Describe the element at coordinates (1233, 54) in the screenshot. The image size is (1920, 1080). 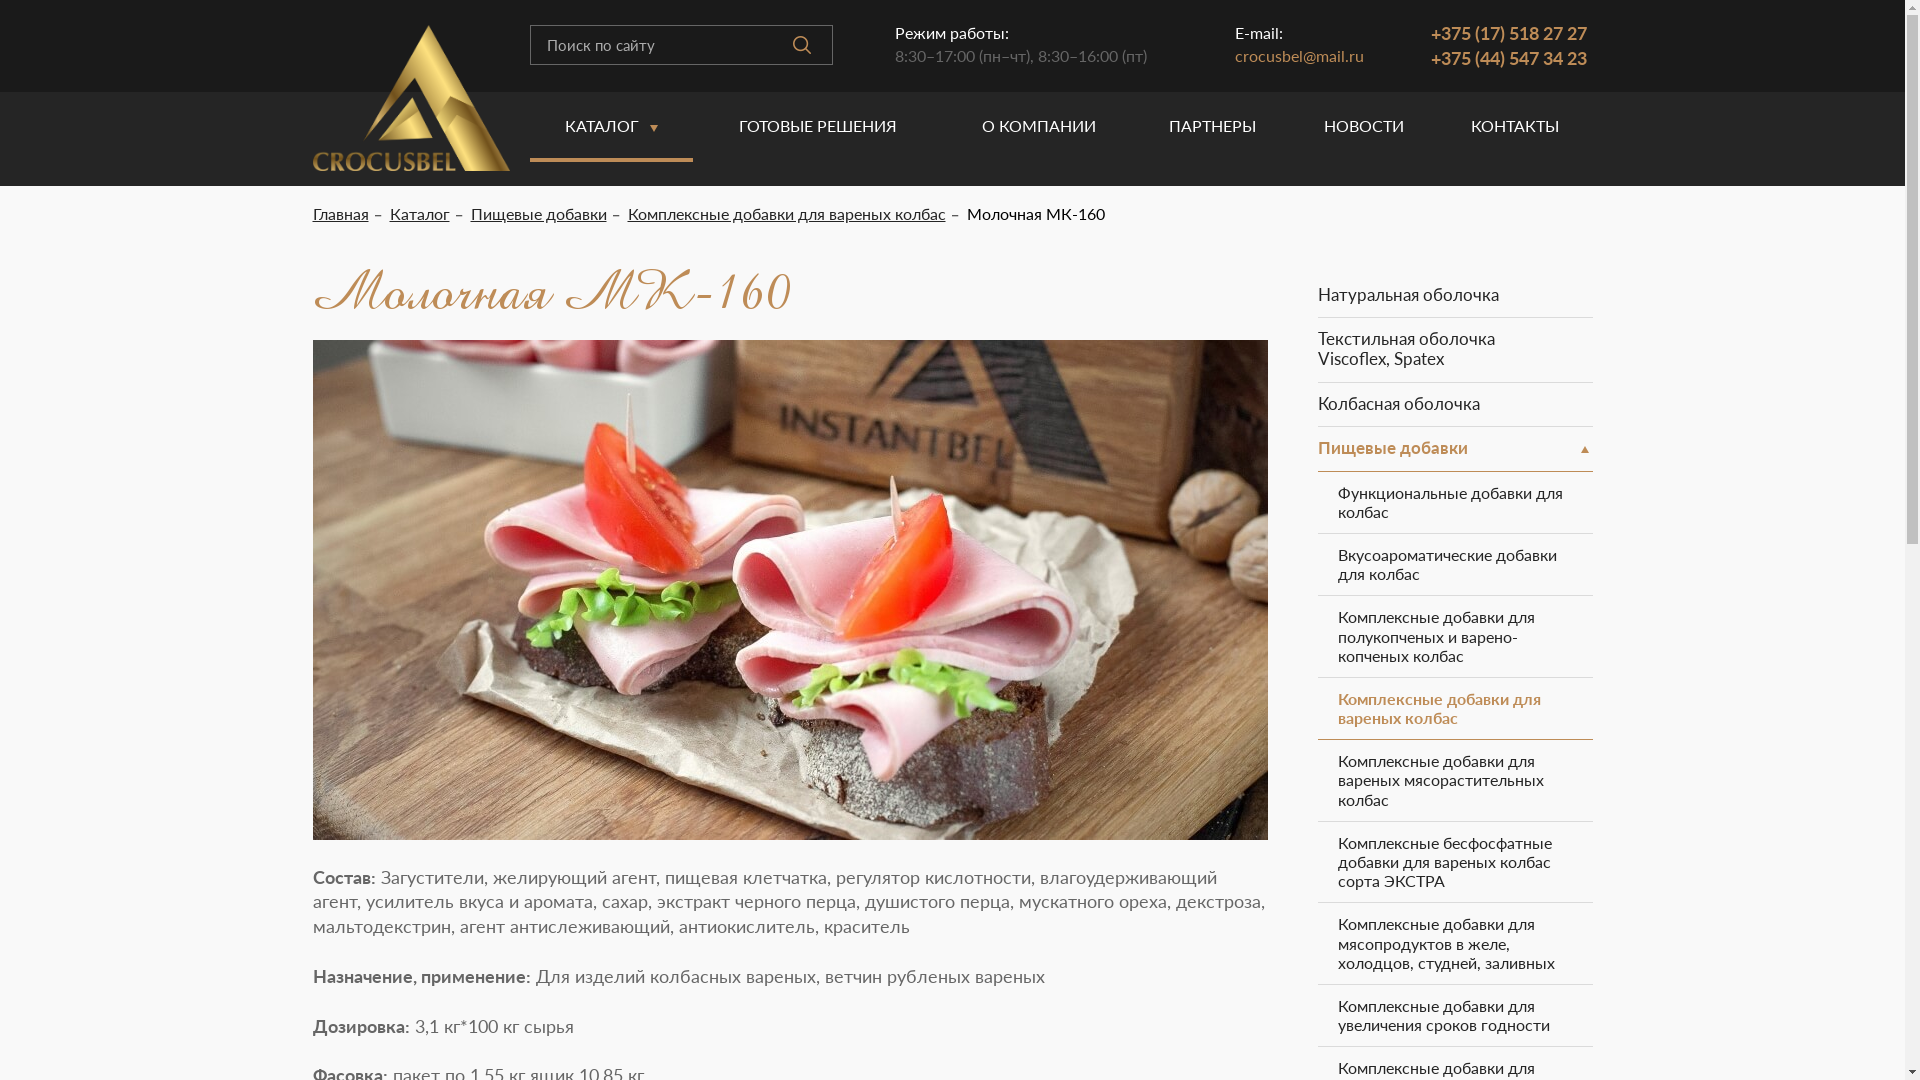
I see `'crocusbel@mail.ru'` at that location.